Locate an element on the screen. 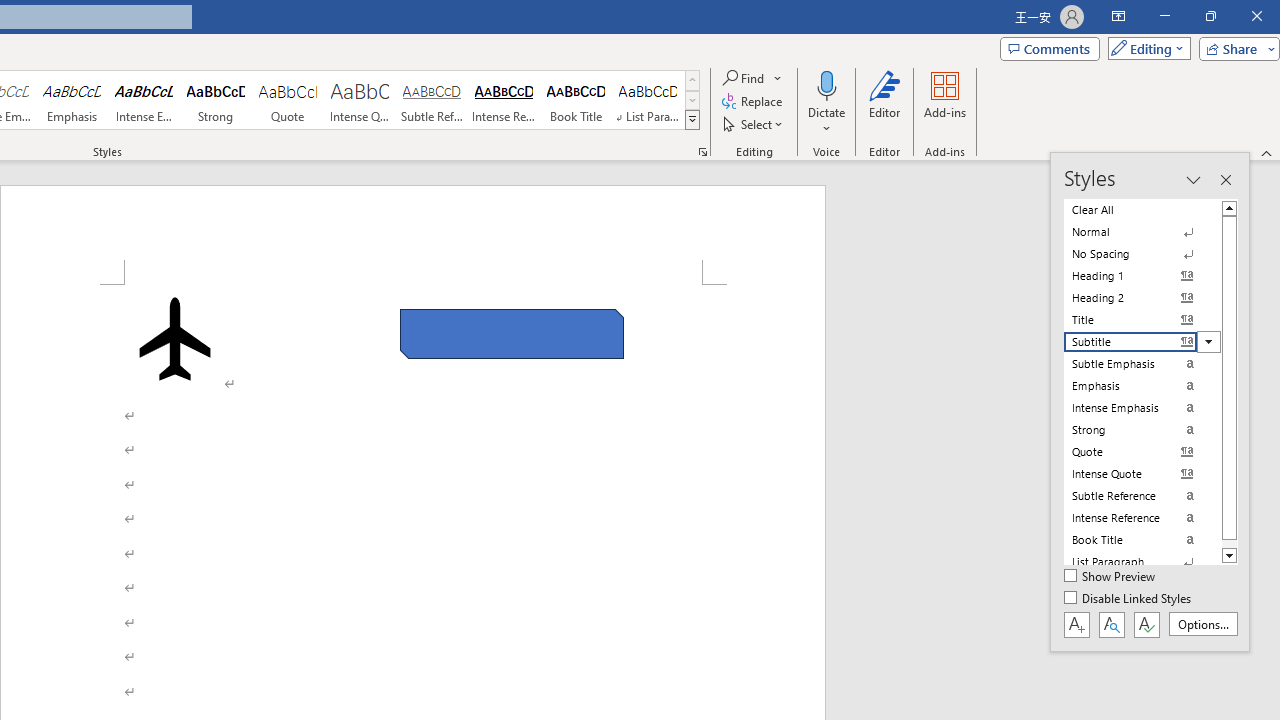  'Disable Linked Styles' is located at coordinates (1129, 598).